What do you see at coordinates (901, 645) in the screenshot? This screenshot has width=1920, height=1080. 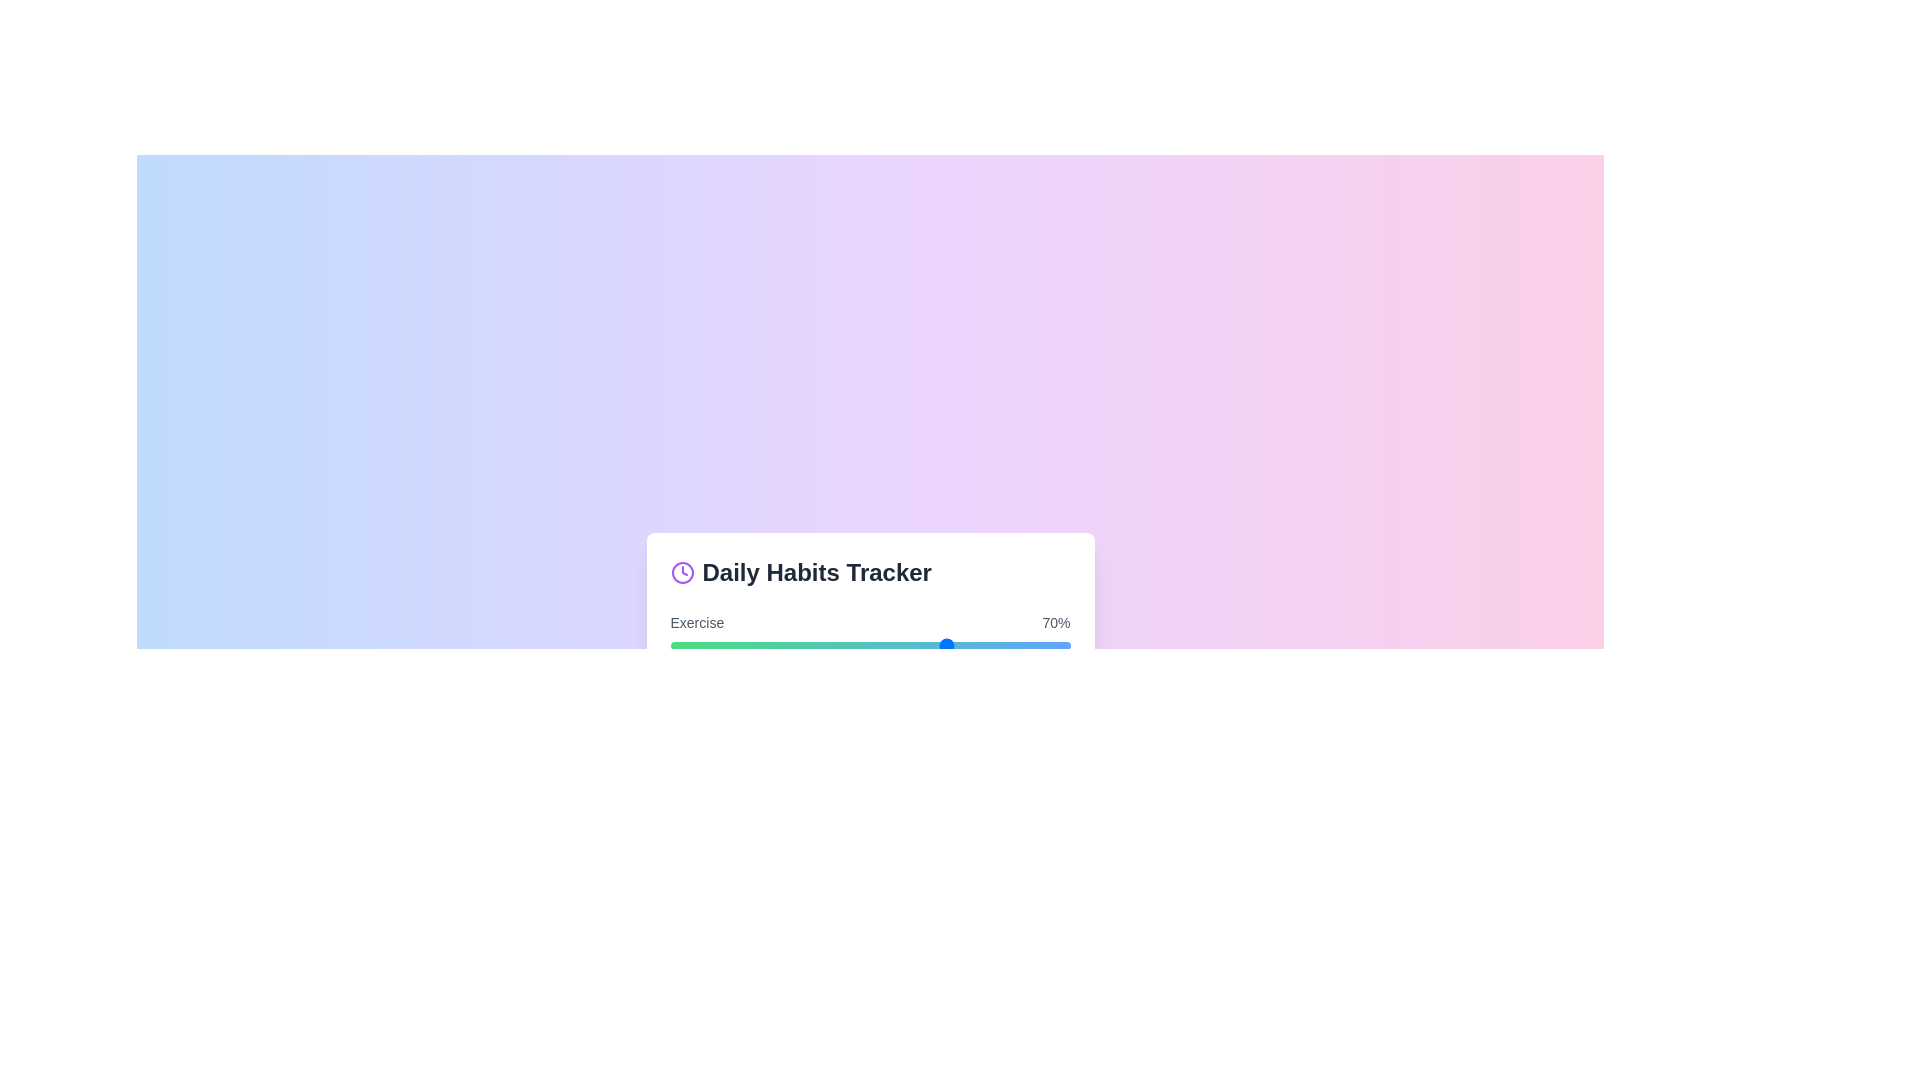 I see `the progress bar for a habit to 58%` at bounding box center [901, 645].